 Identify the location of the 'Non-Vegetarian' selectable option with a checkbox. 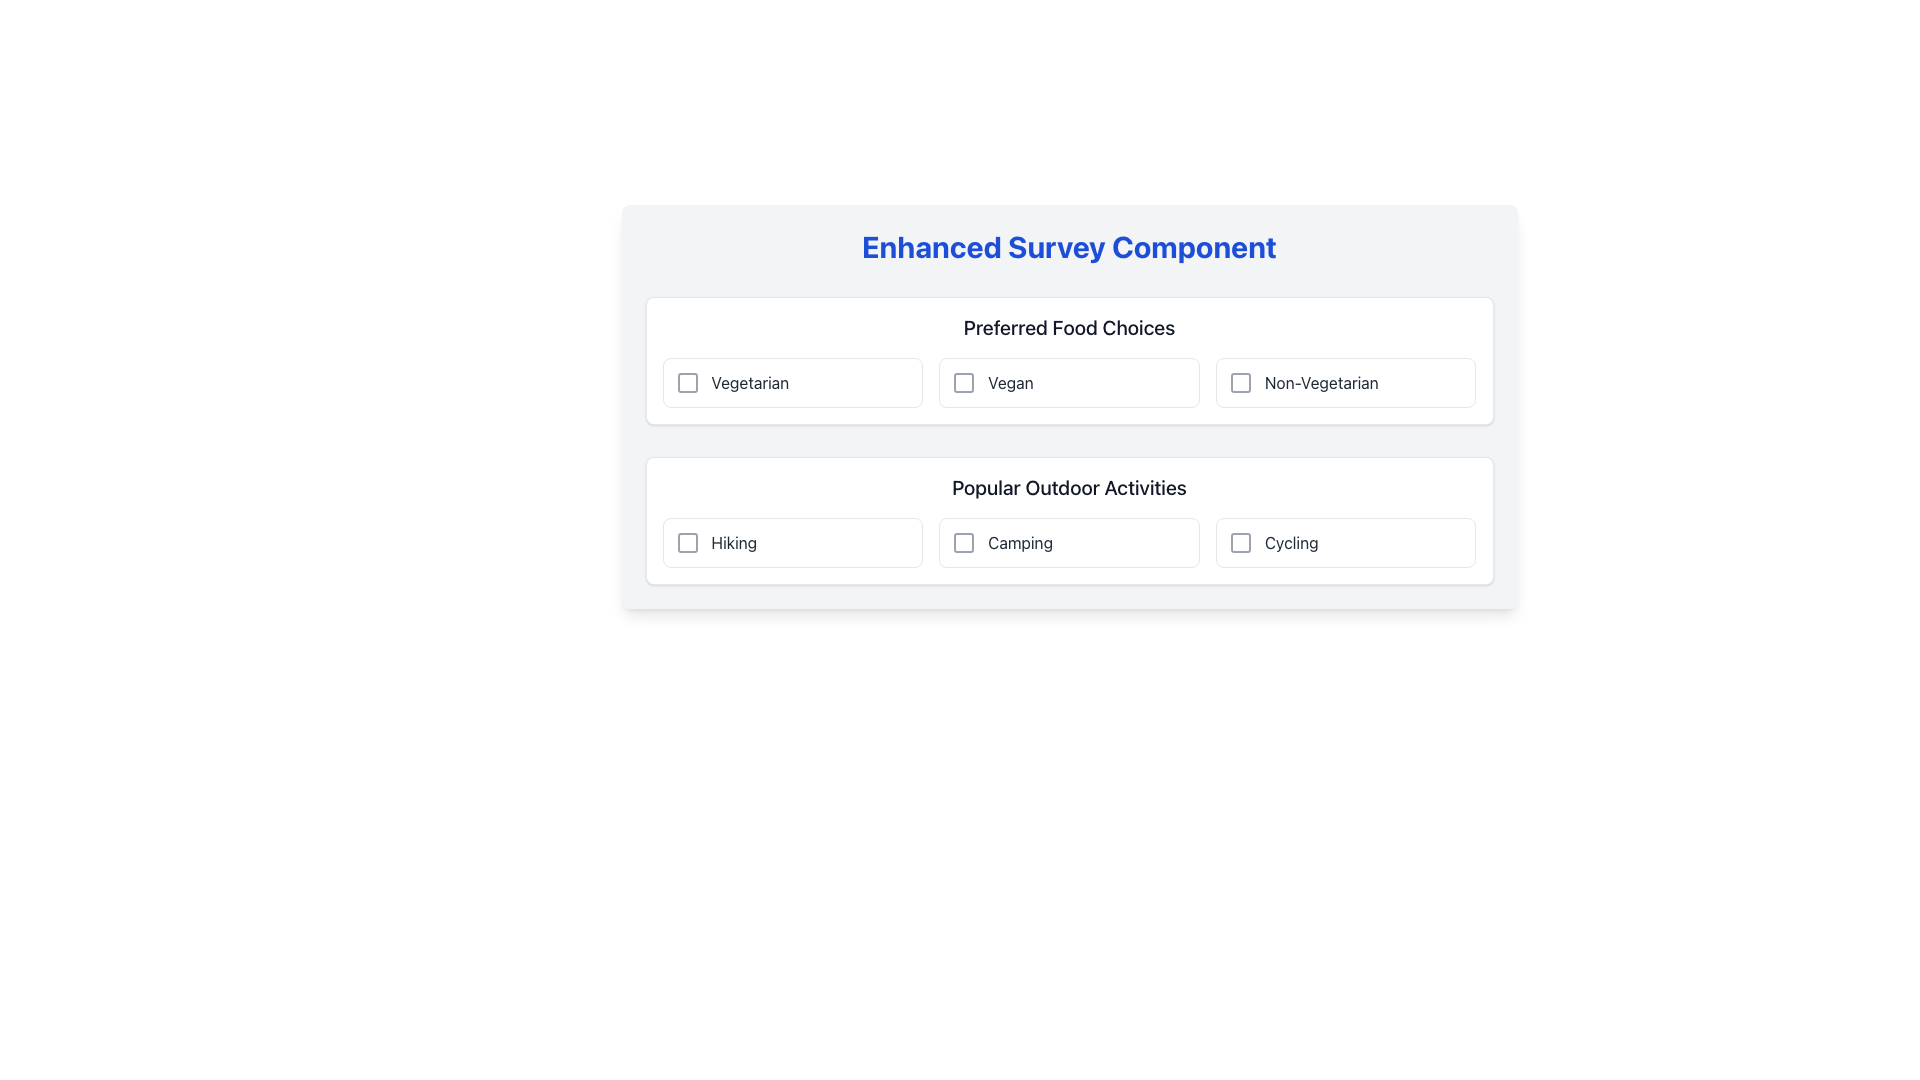
(1346, 382).